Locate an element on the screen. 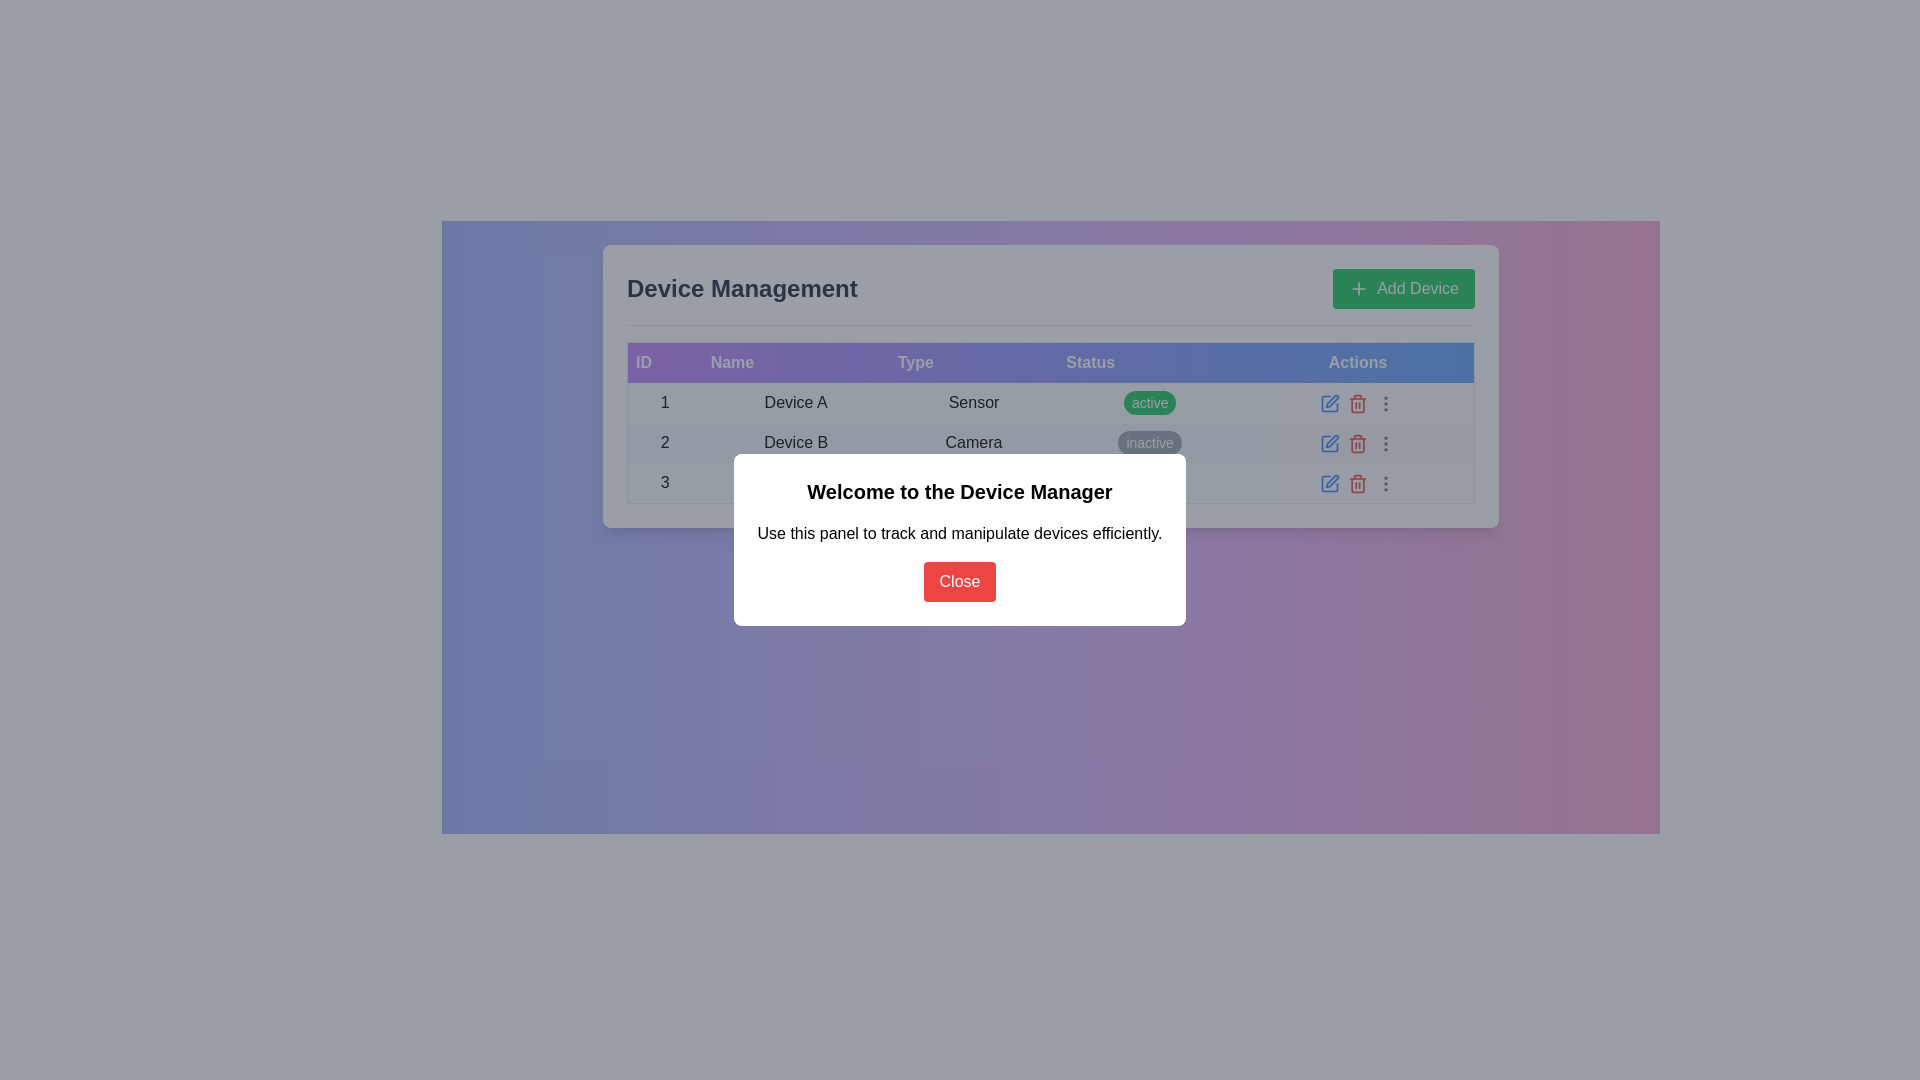 The image size is (1920, 1080). the 'Sensor' label in the 'Type' column of the table that displays device information is located at coordinates (974, 402).